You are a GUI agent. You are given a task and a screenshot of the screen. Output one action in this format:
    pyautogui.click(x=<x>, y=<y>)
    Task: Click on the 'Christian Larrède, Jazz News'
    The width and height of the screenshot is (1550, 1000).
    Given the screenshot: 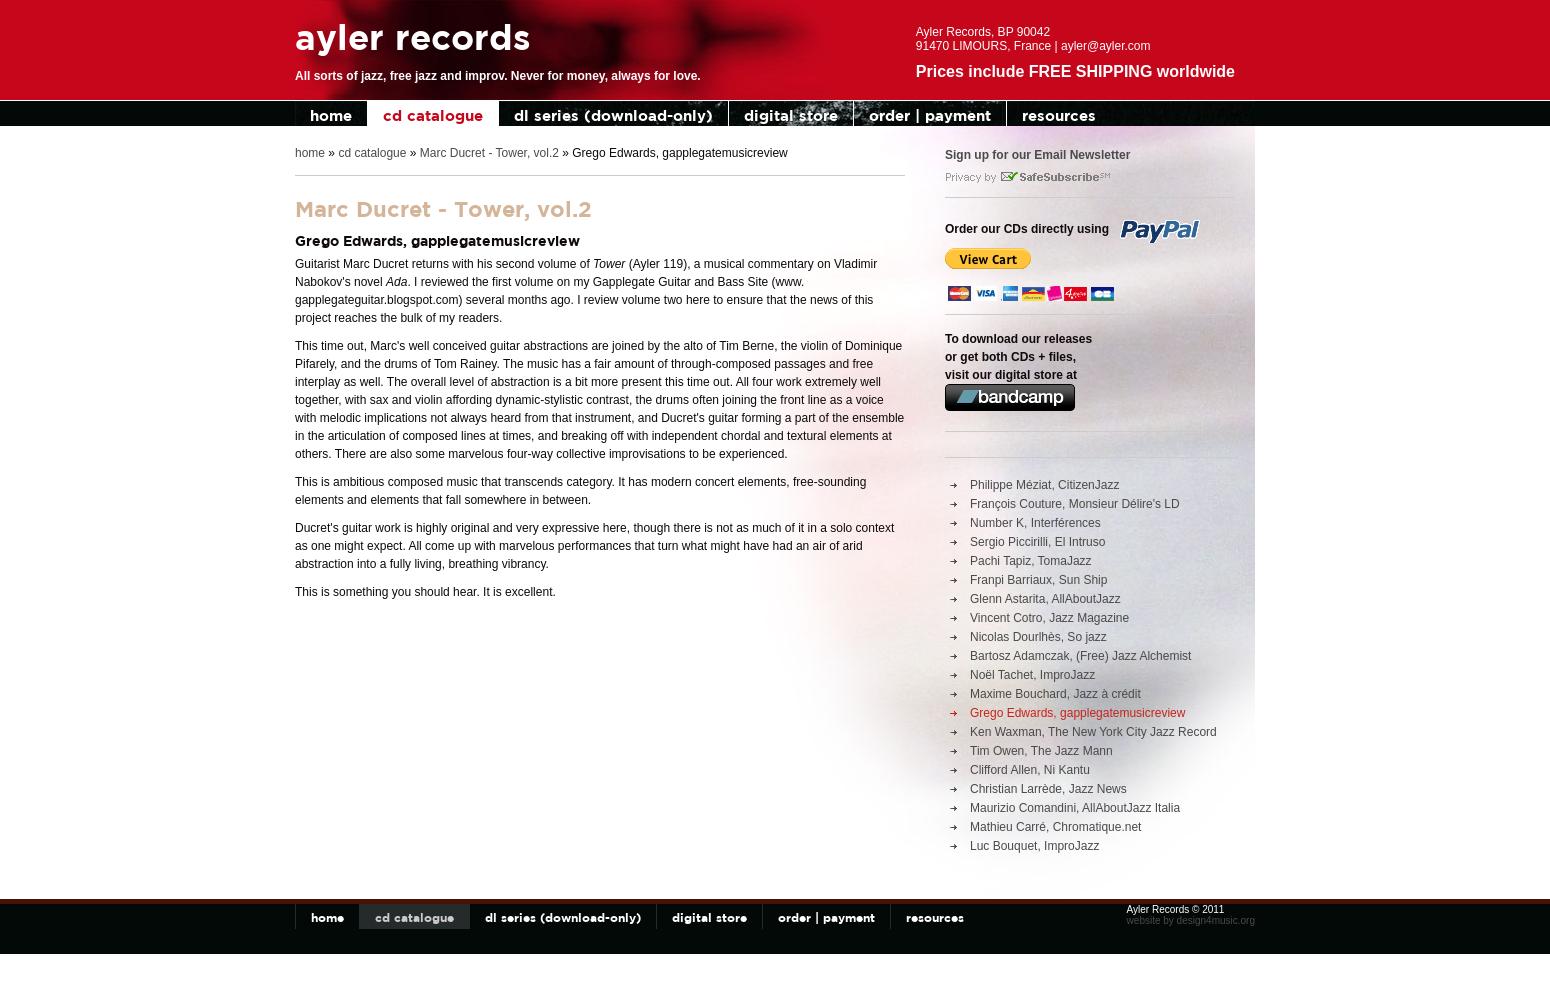 What is the action you would take?
    pyautogui.click(x=1047, y=789)
    